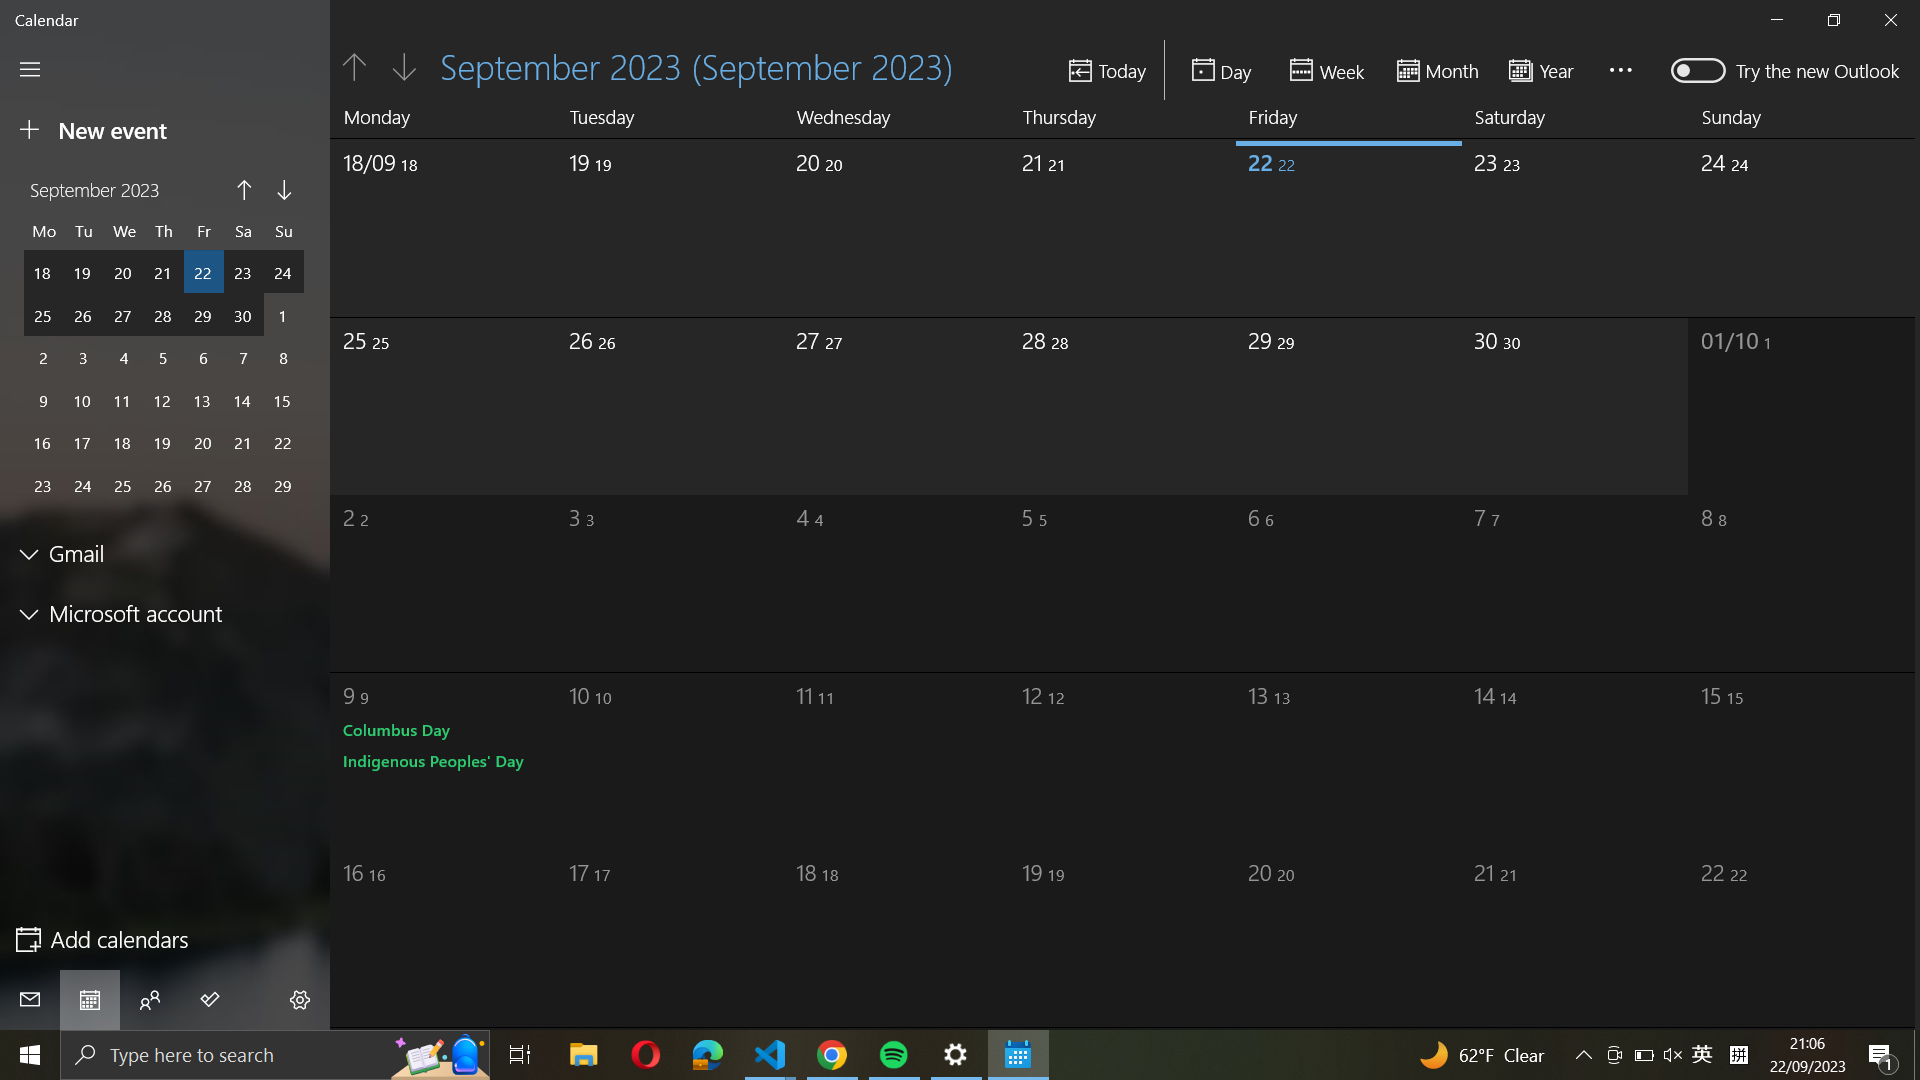  I want to click on Change the view to month, so click(1437, 68).